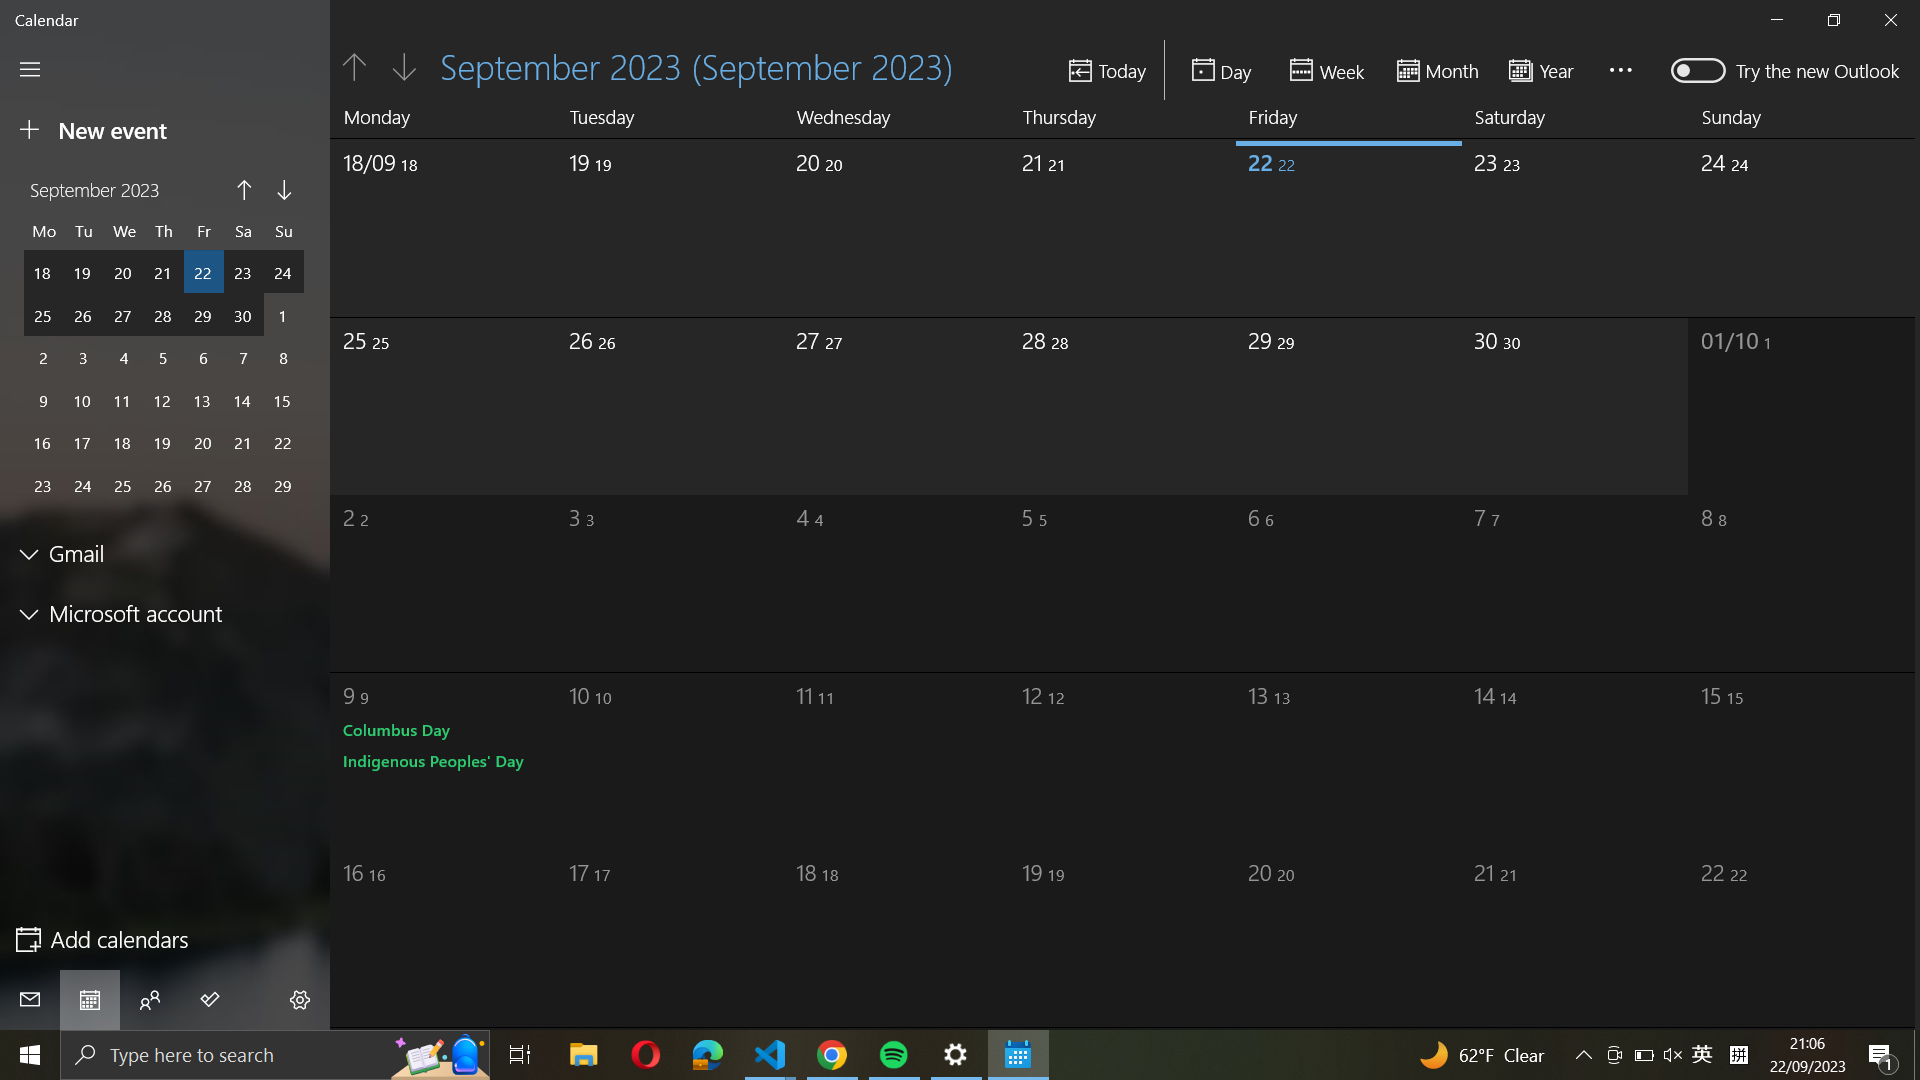  I want to click on Change the view to month, so click(1437, 68).